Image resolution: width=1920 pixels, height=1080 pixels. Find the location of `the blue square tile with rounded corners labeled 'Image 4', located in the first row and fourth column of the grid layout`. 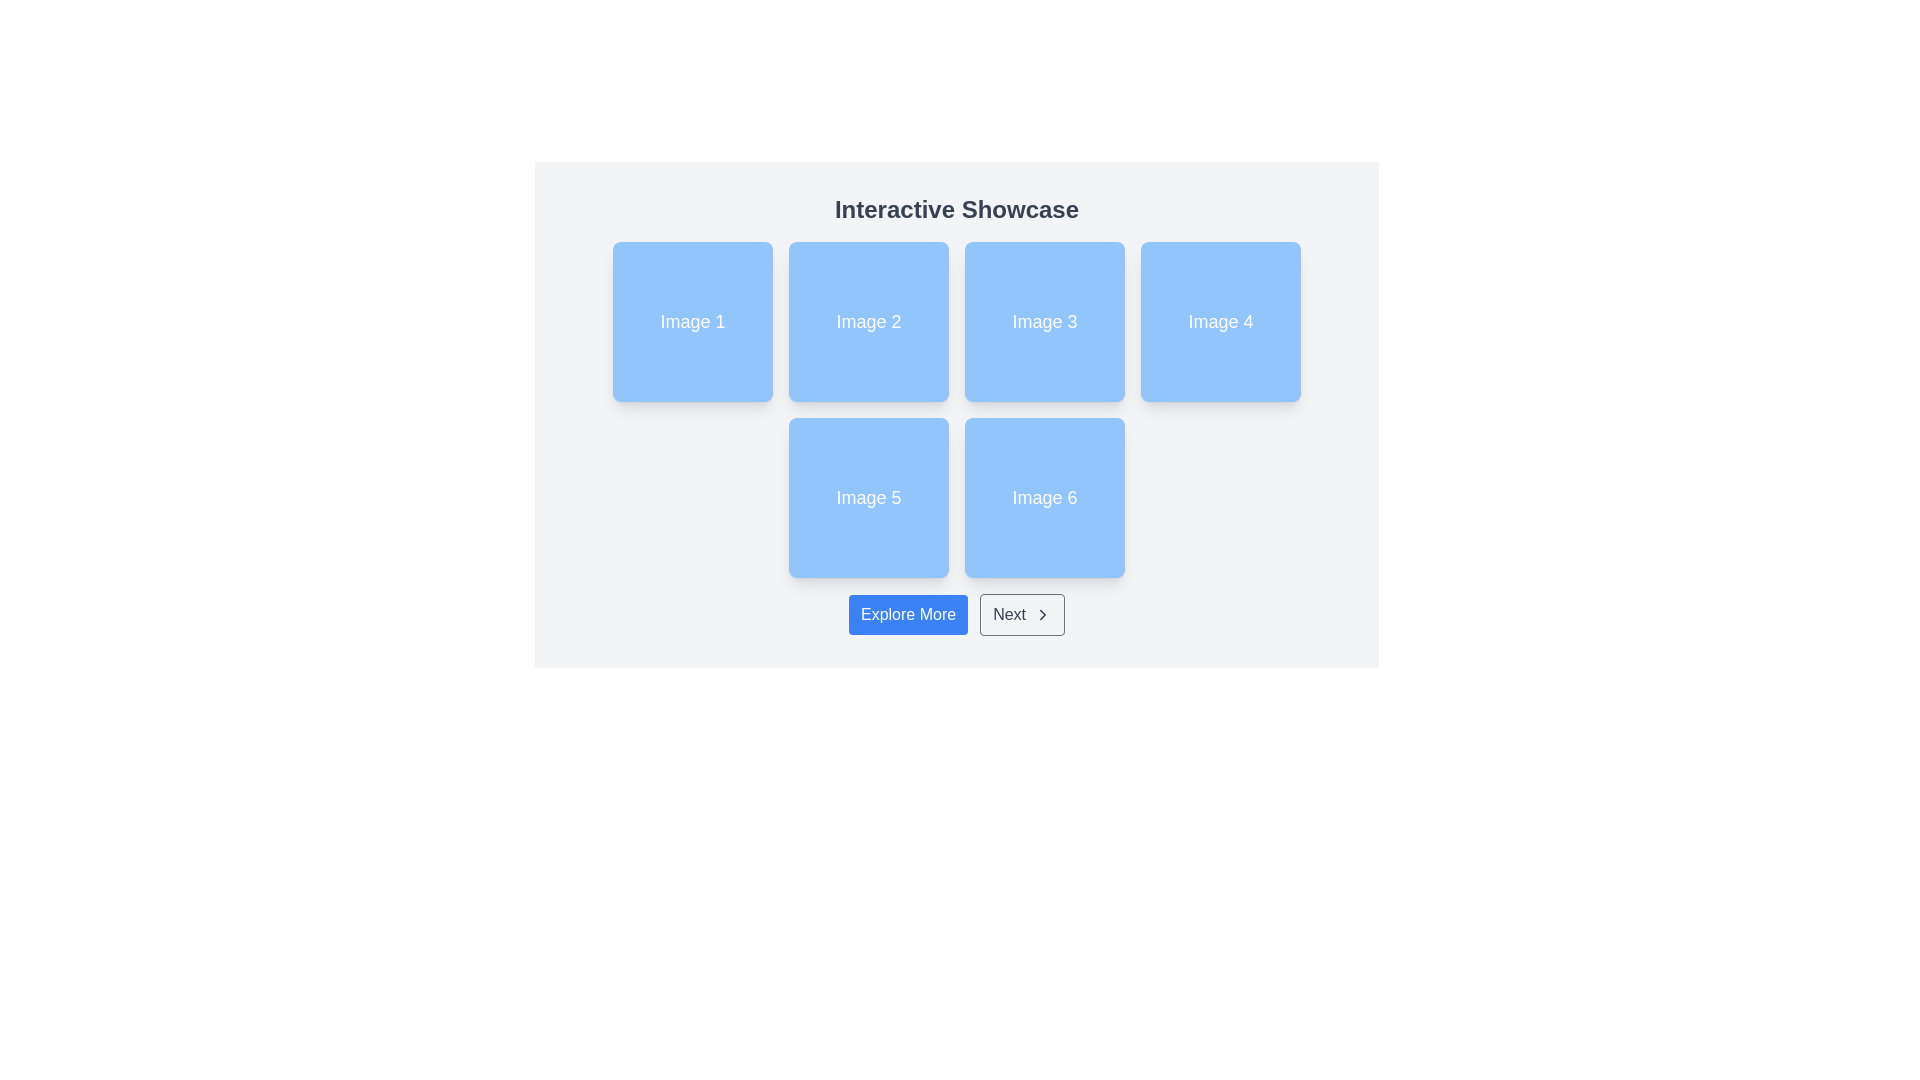

the blue square tile with rounded corners labeled 'Image 4', located in the first row and fourth column of the grid layout is located at coordinates (1219, 320).